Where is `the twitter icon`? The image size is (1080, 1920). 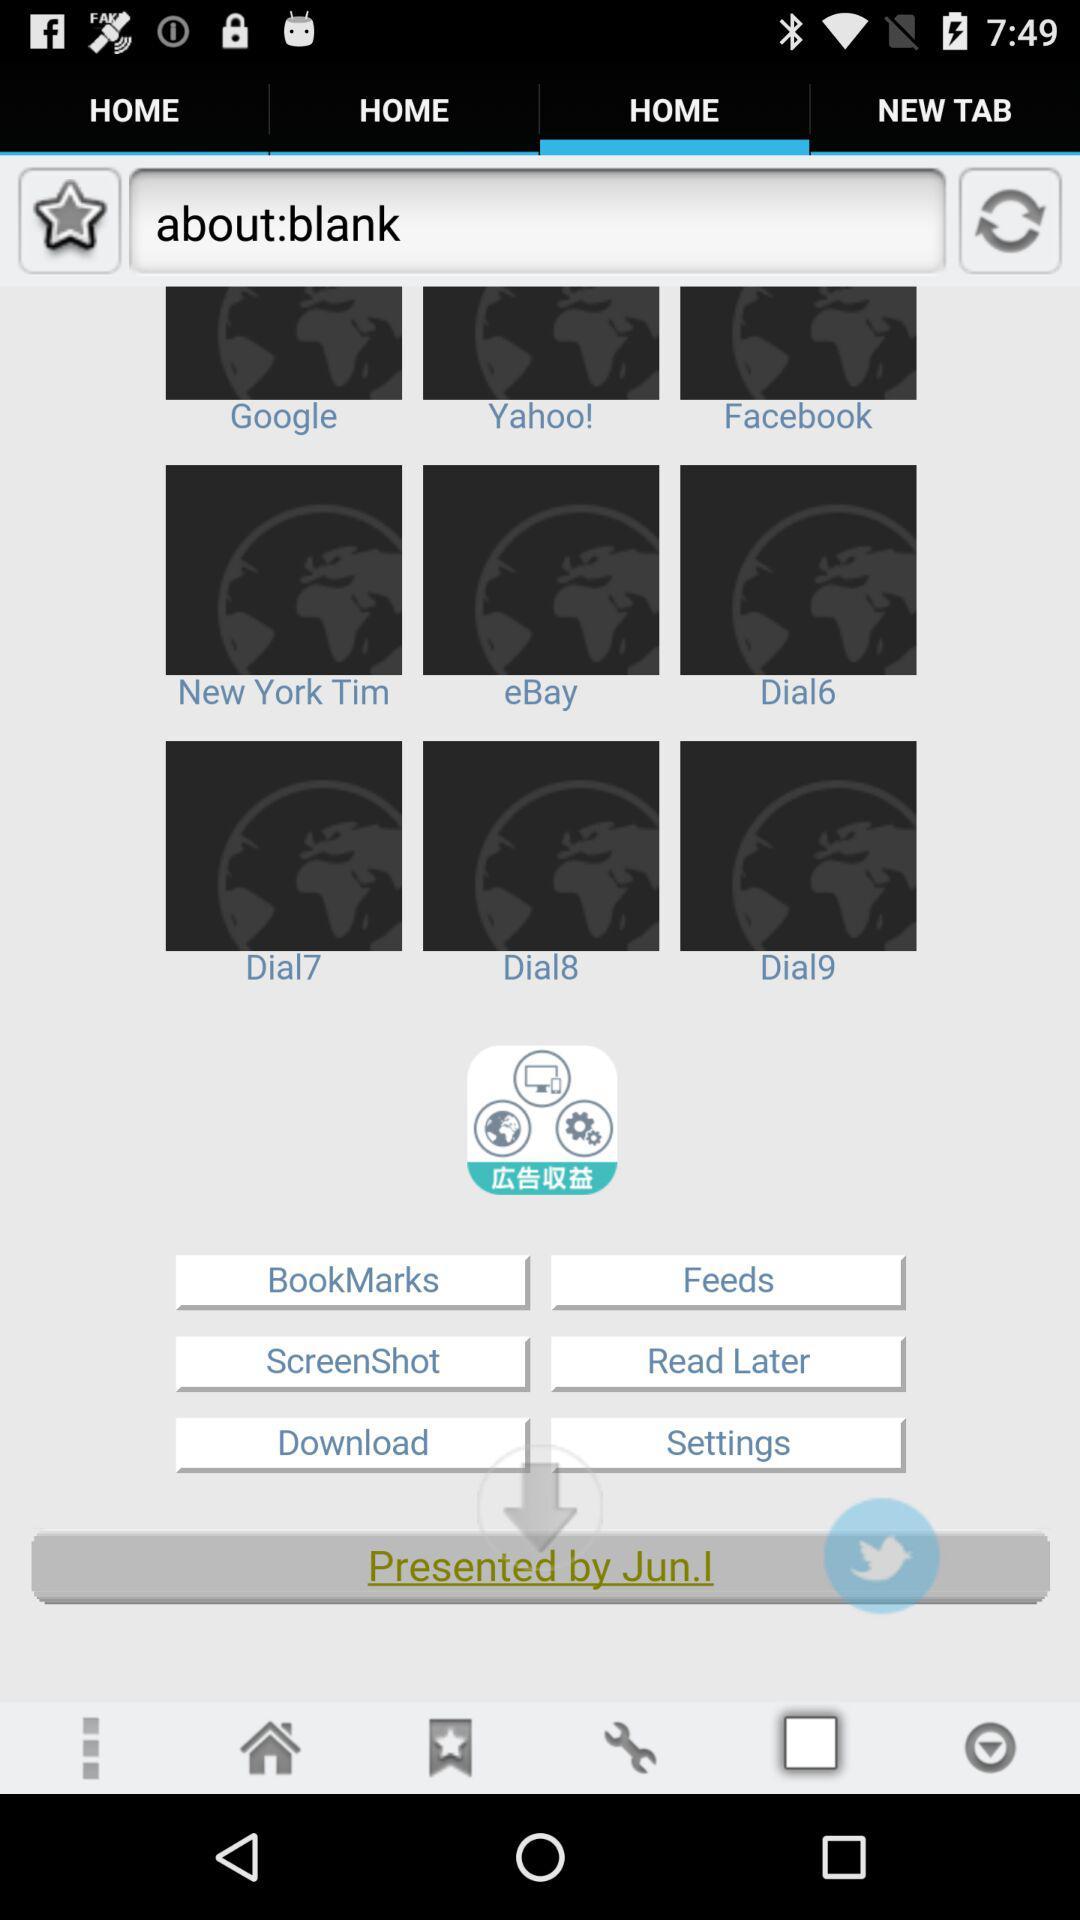 the twitter icon is located at coordinates (880, 1665).